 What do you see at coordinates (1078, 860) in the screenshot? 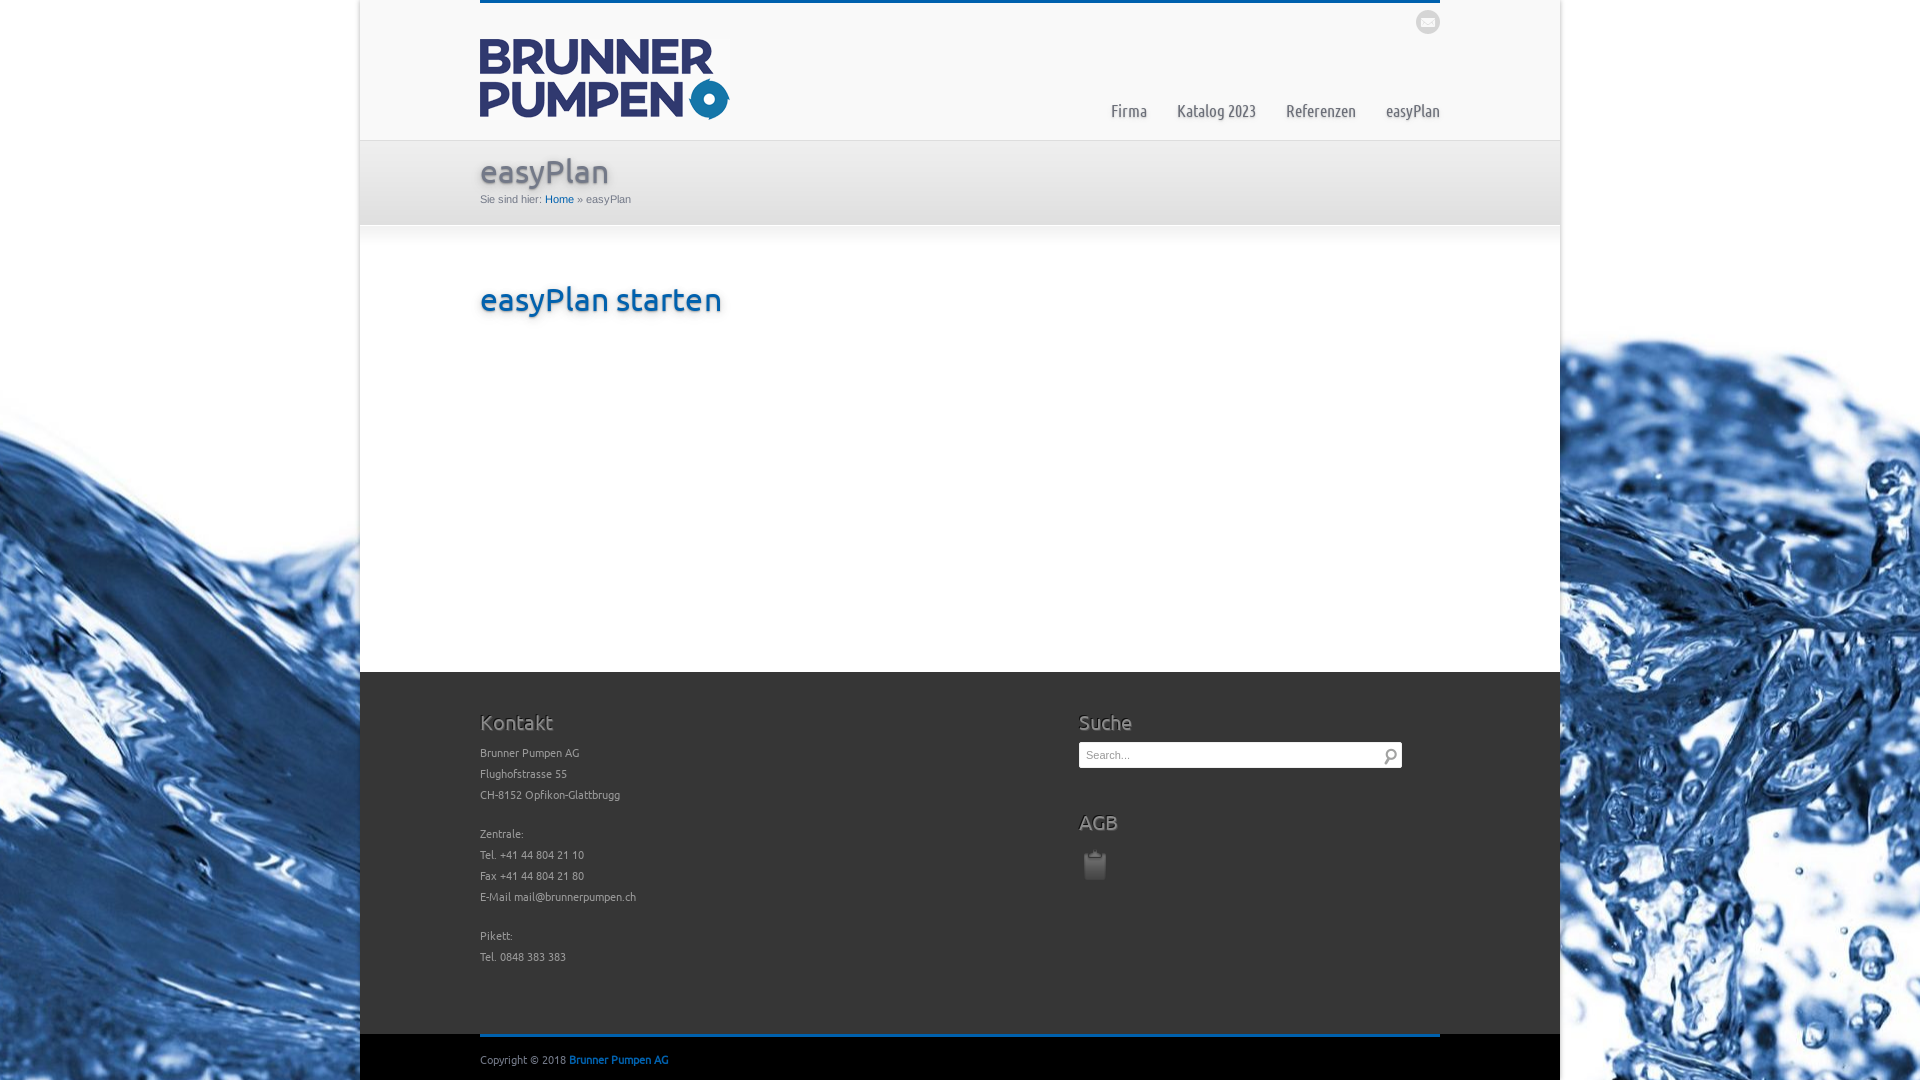
I see `'AGB'` at bounding box center [1078, 860].